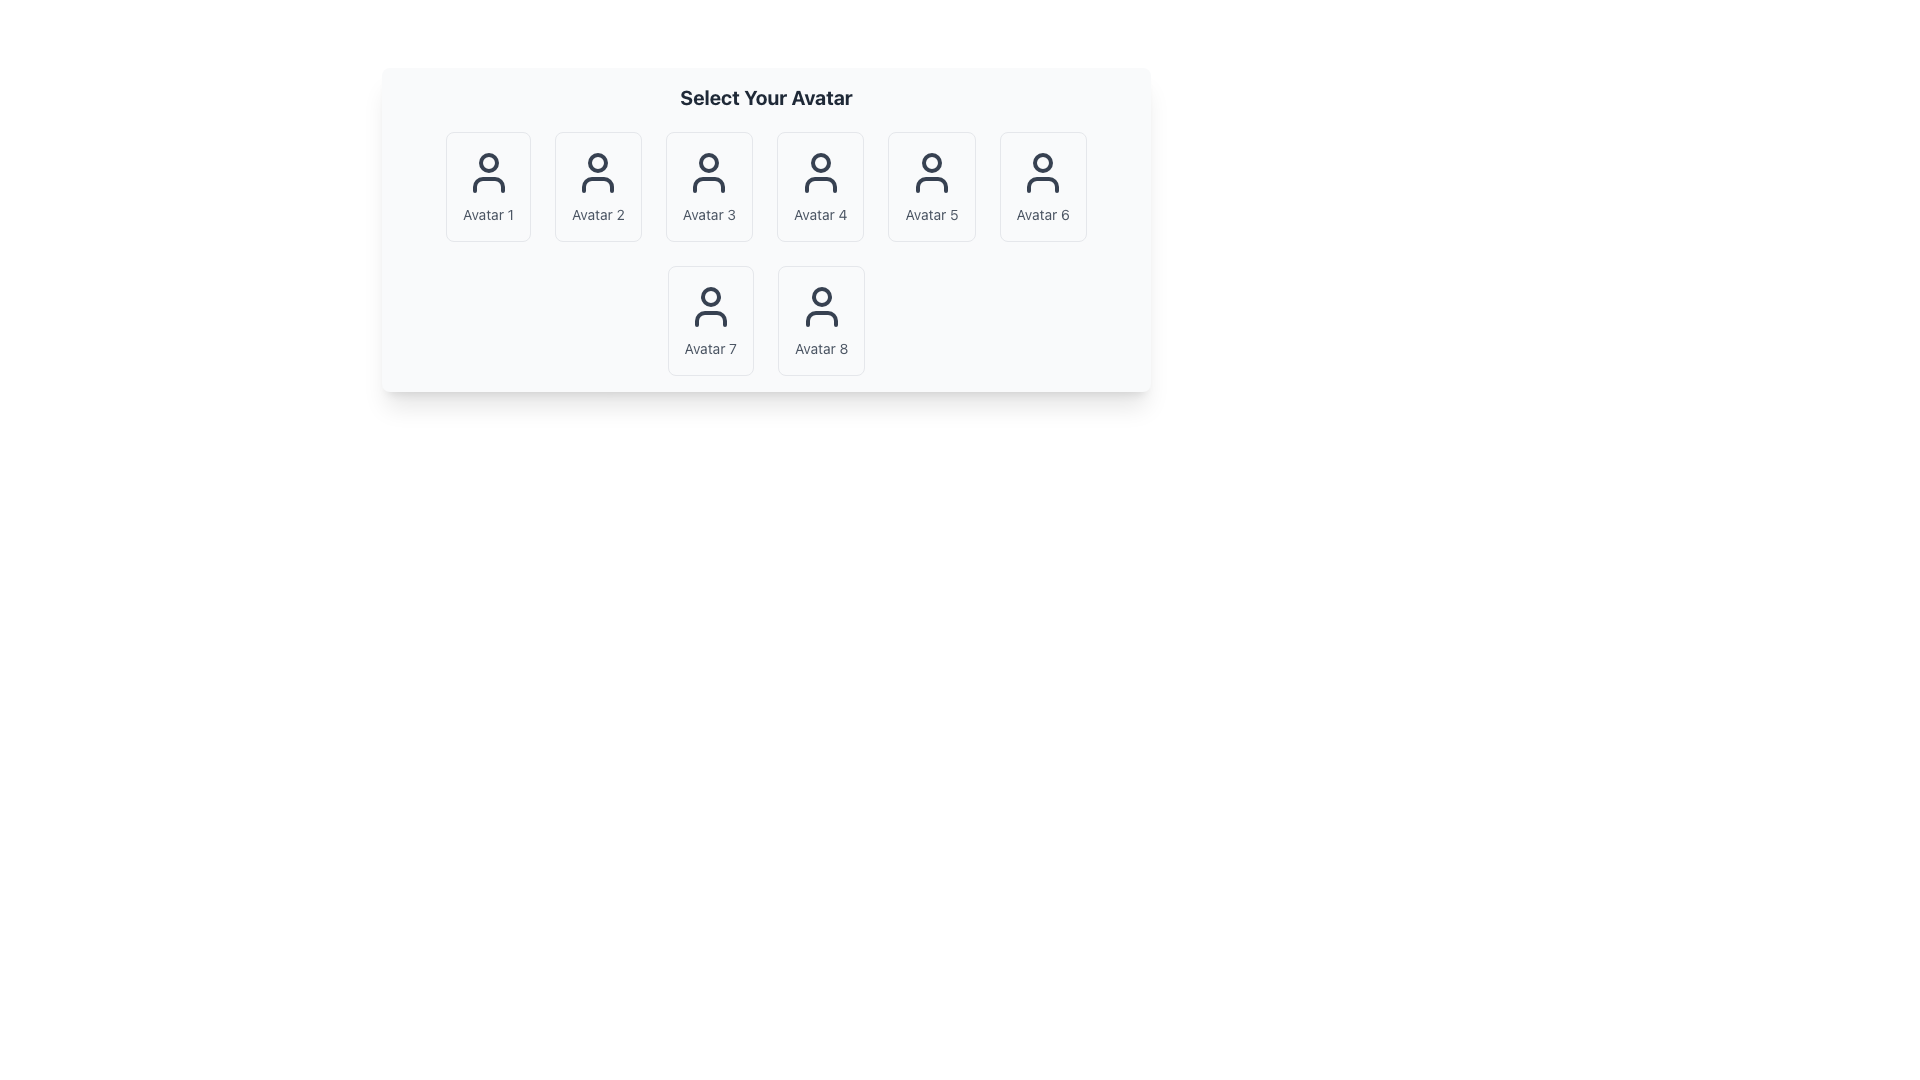 The width and height of the screenshot is (1920, 1080). Describe the element at coordinates (821, 347) in the screenshot. I see `text from the last text label located below the avatar icon in the bottom row, last column, next to 'Avatar 7'` at that location.